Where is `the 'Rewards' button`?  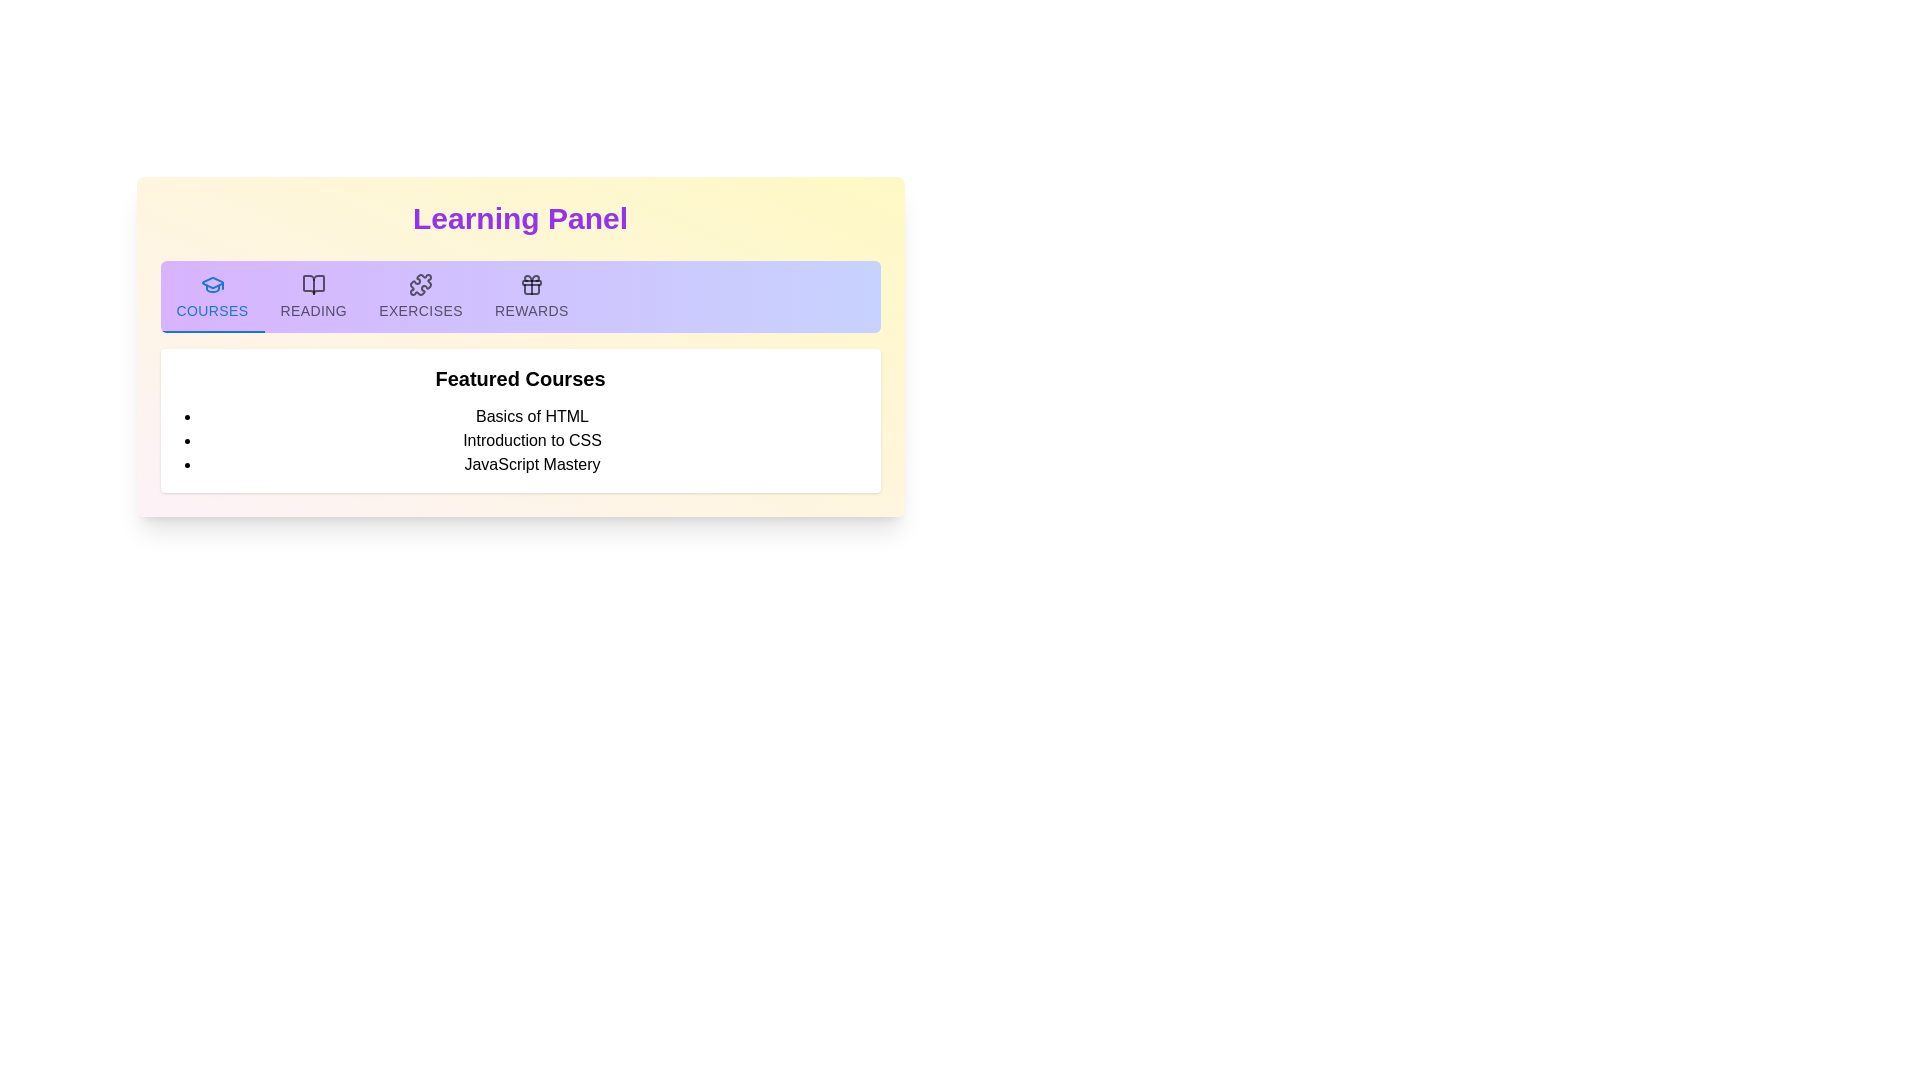 the 'Rewards' button is located at coordinates (531, 285).